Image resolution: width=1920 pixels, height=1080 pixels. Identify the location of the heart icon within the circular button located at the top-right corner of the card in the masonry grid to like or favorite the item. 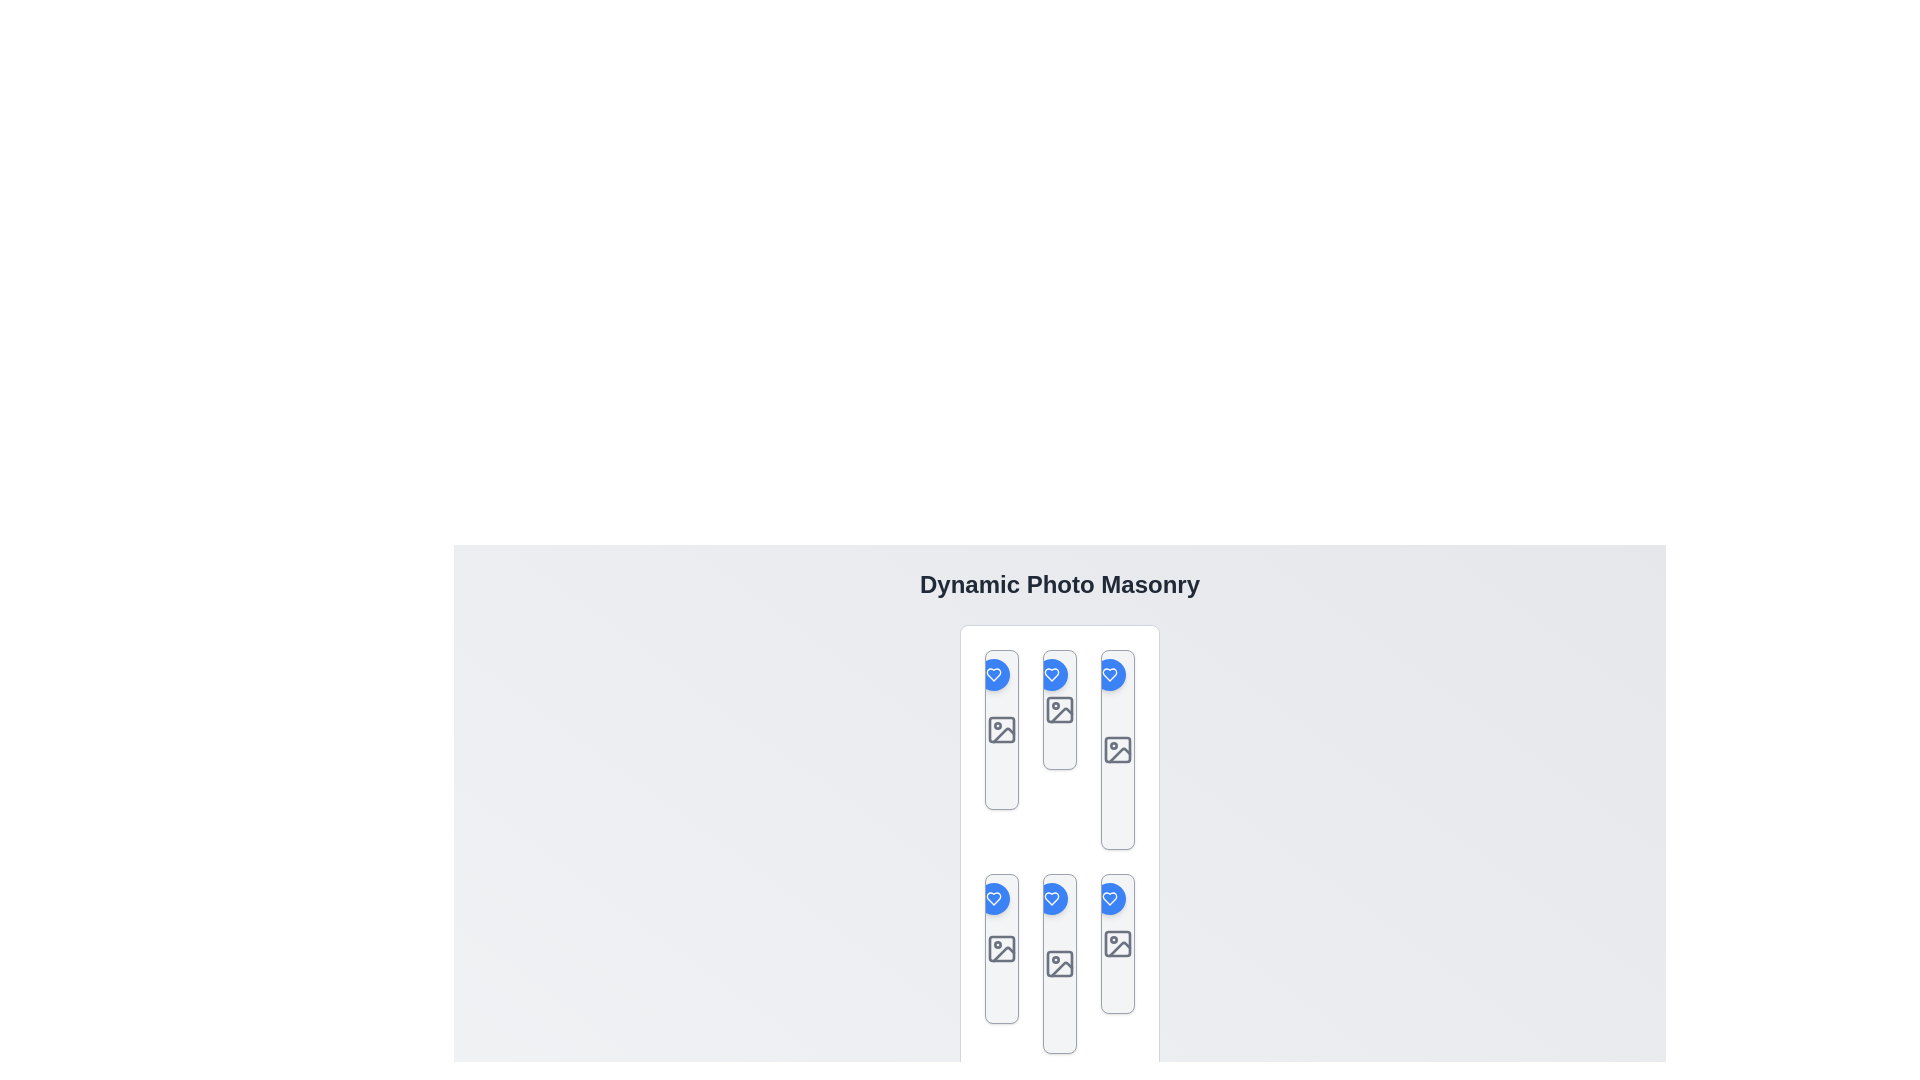
(993, 675).